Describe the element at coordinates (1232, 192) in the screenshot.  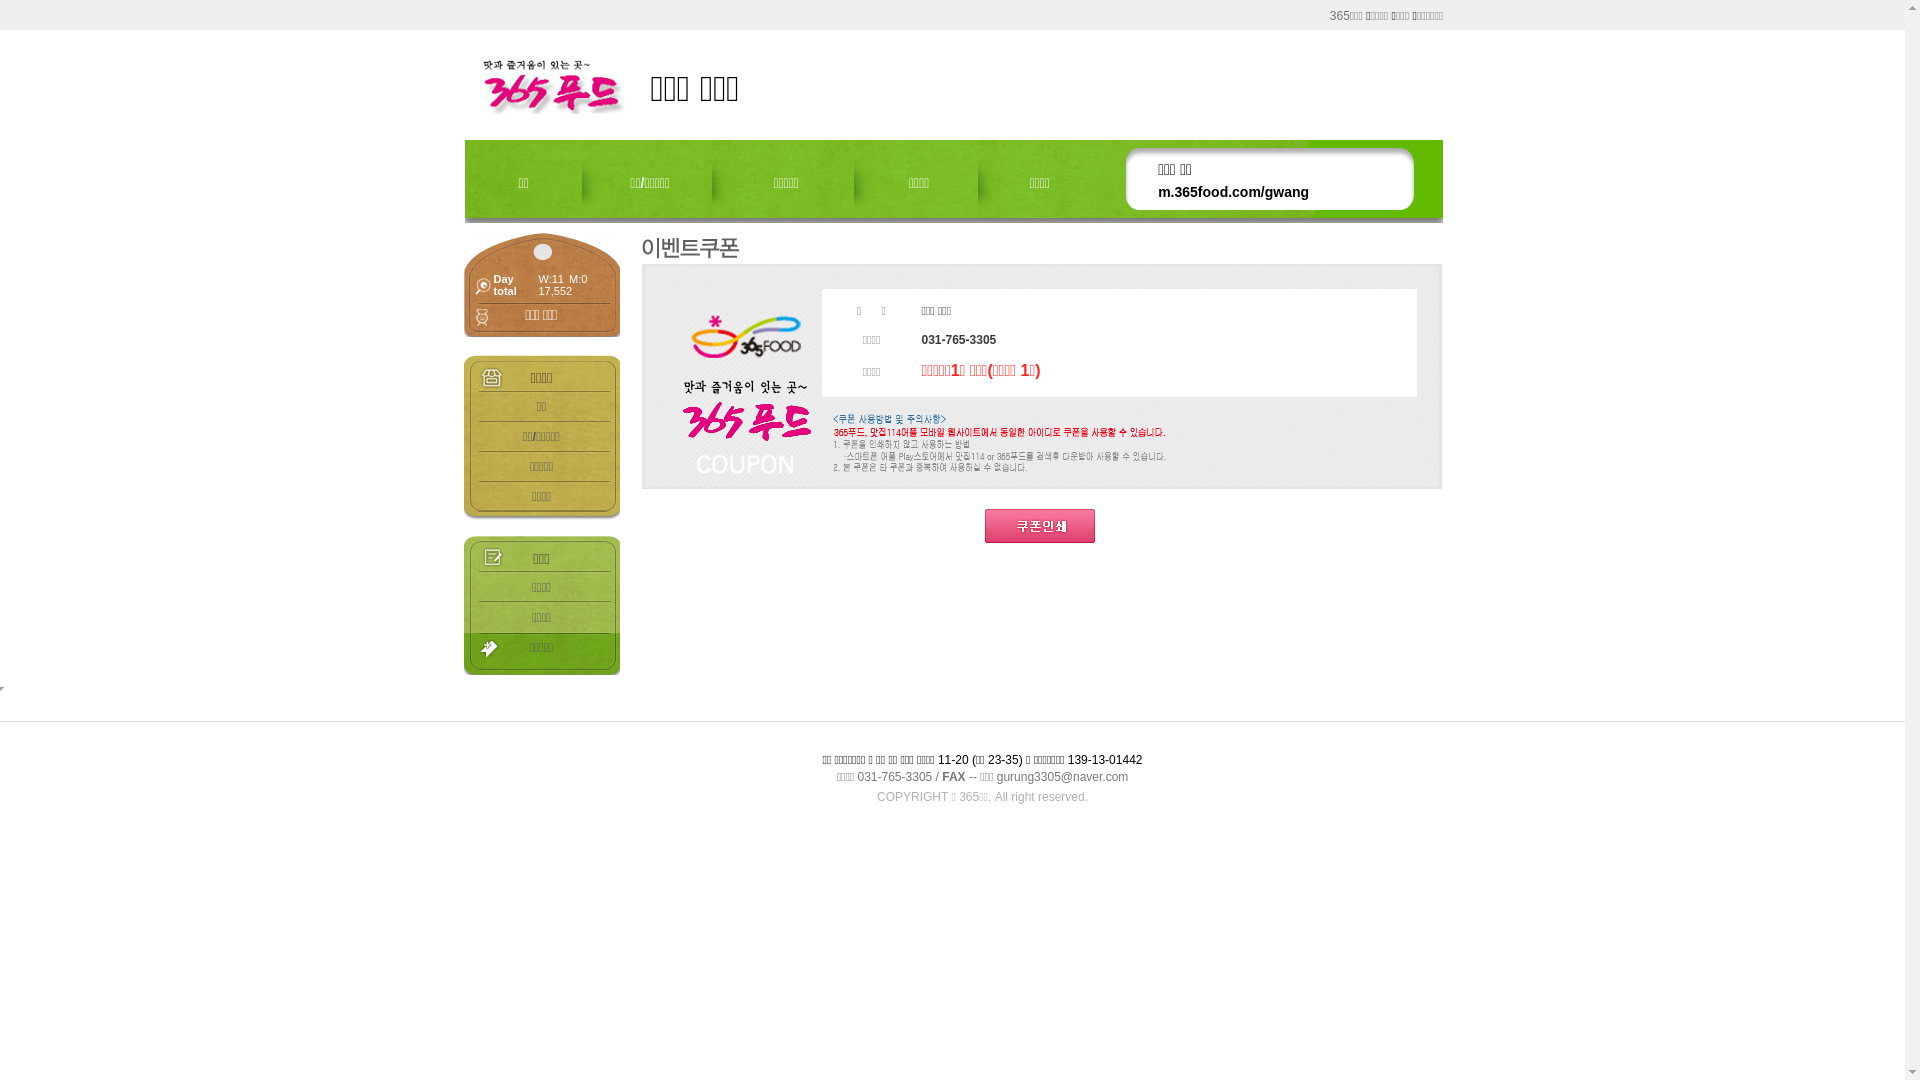
I see `'m.365food.com/gwang'` at that location.